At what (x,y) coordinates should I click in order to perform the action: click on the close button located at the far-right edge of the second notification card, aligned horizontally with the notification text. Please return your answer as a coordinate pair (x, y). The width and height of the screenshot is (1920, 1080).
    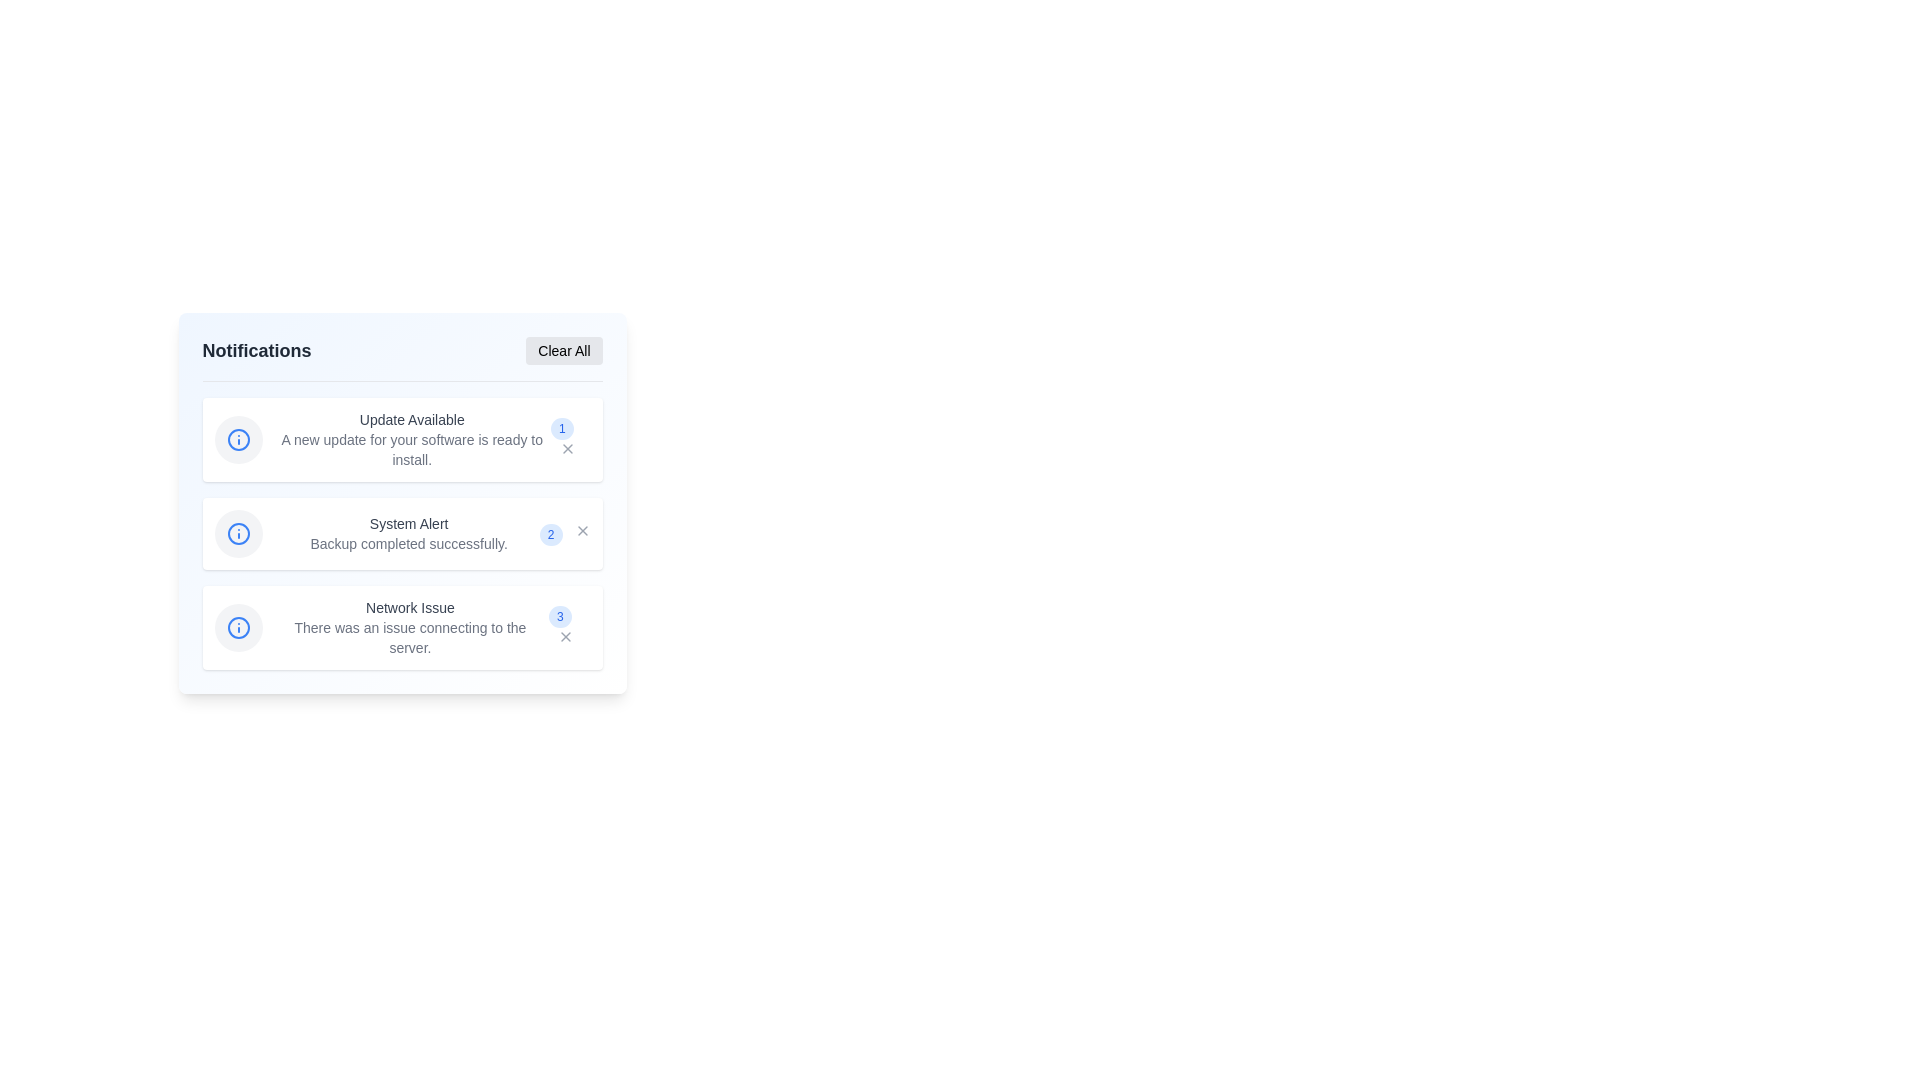
    Looking at the image, I should click on (581, 530).